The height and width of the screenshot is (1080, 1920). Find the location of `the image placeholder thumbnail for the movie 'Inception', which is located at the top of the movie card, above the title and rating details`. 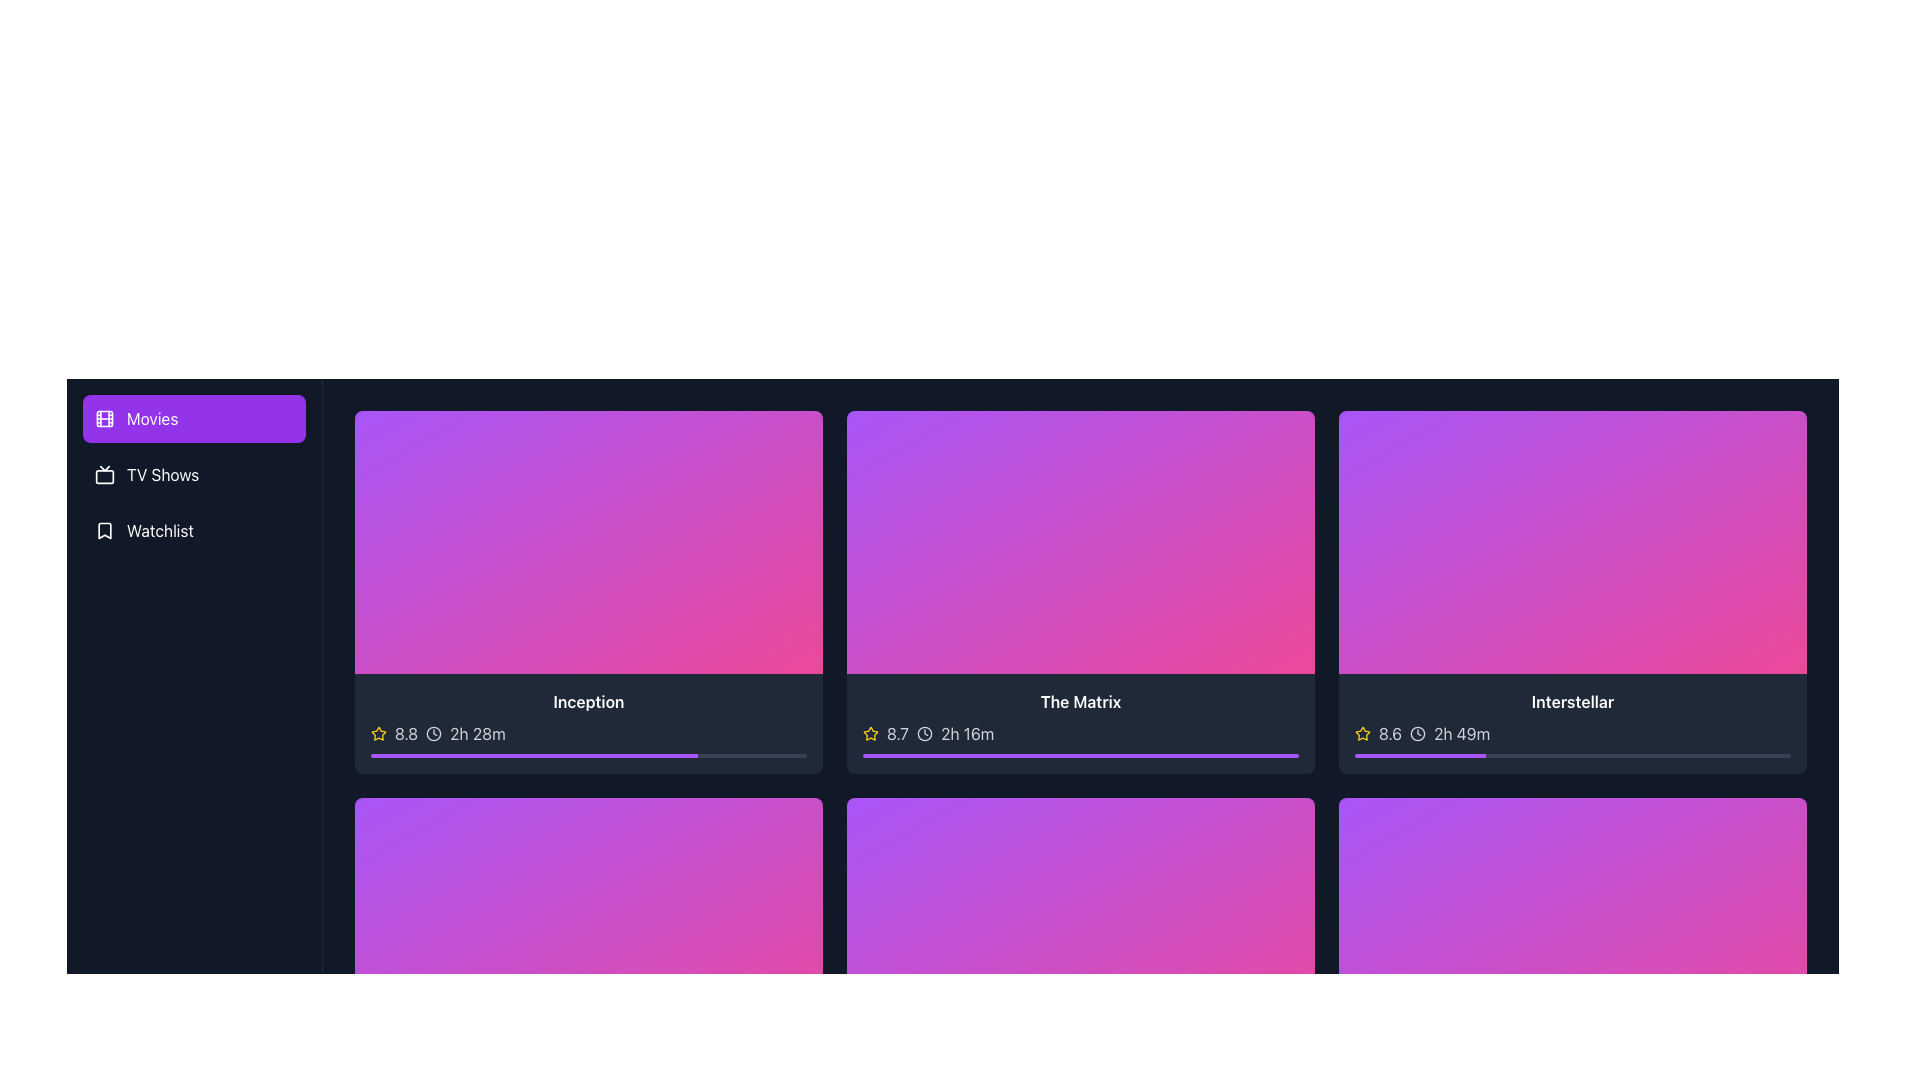

the image placeholder thumbnail for the movie 'Inception', which is located at the top of the movie card, above the title and rating details is located at coordinates (588, 542).